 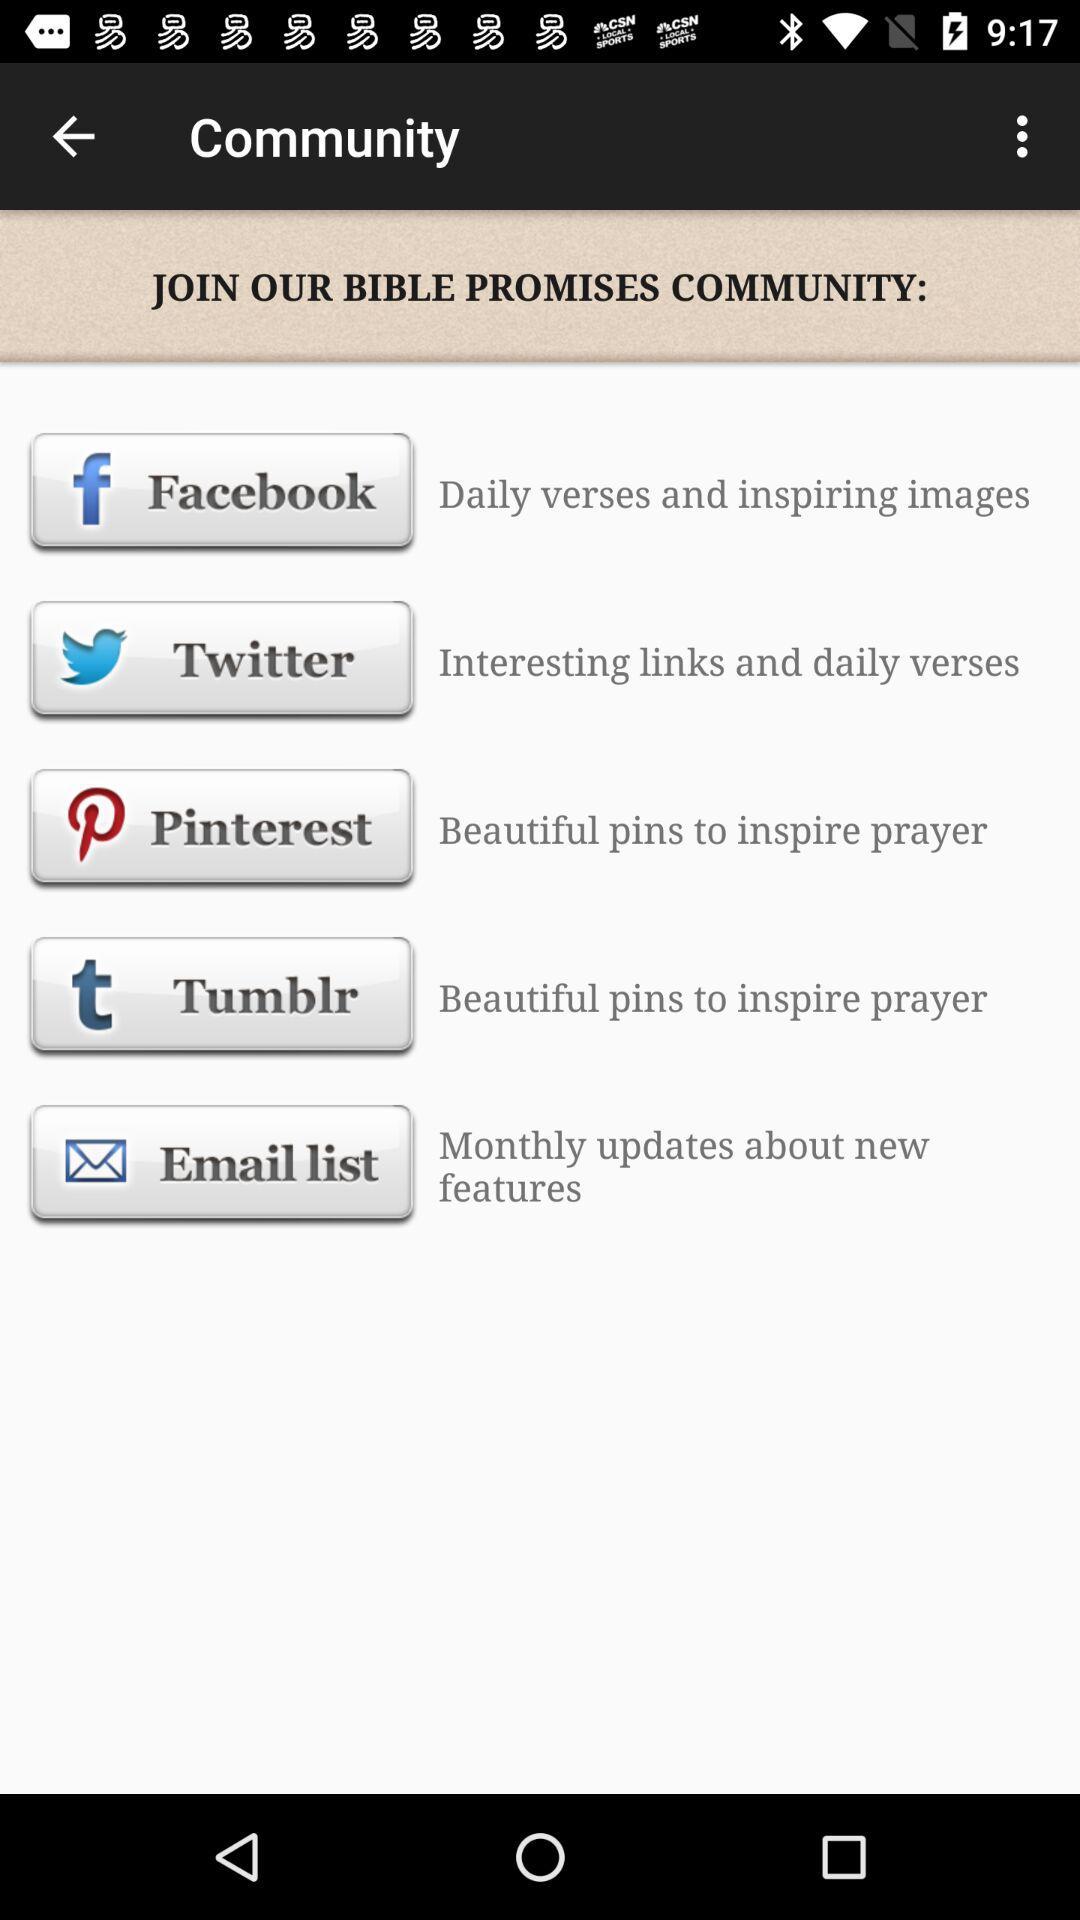 I want to click on text which is below facebook, so click(x=222, y=662).